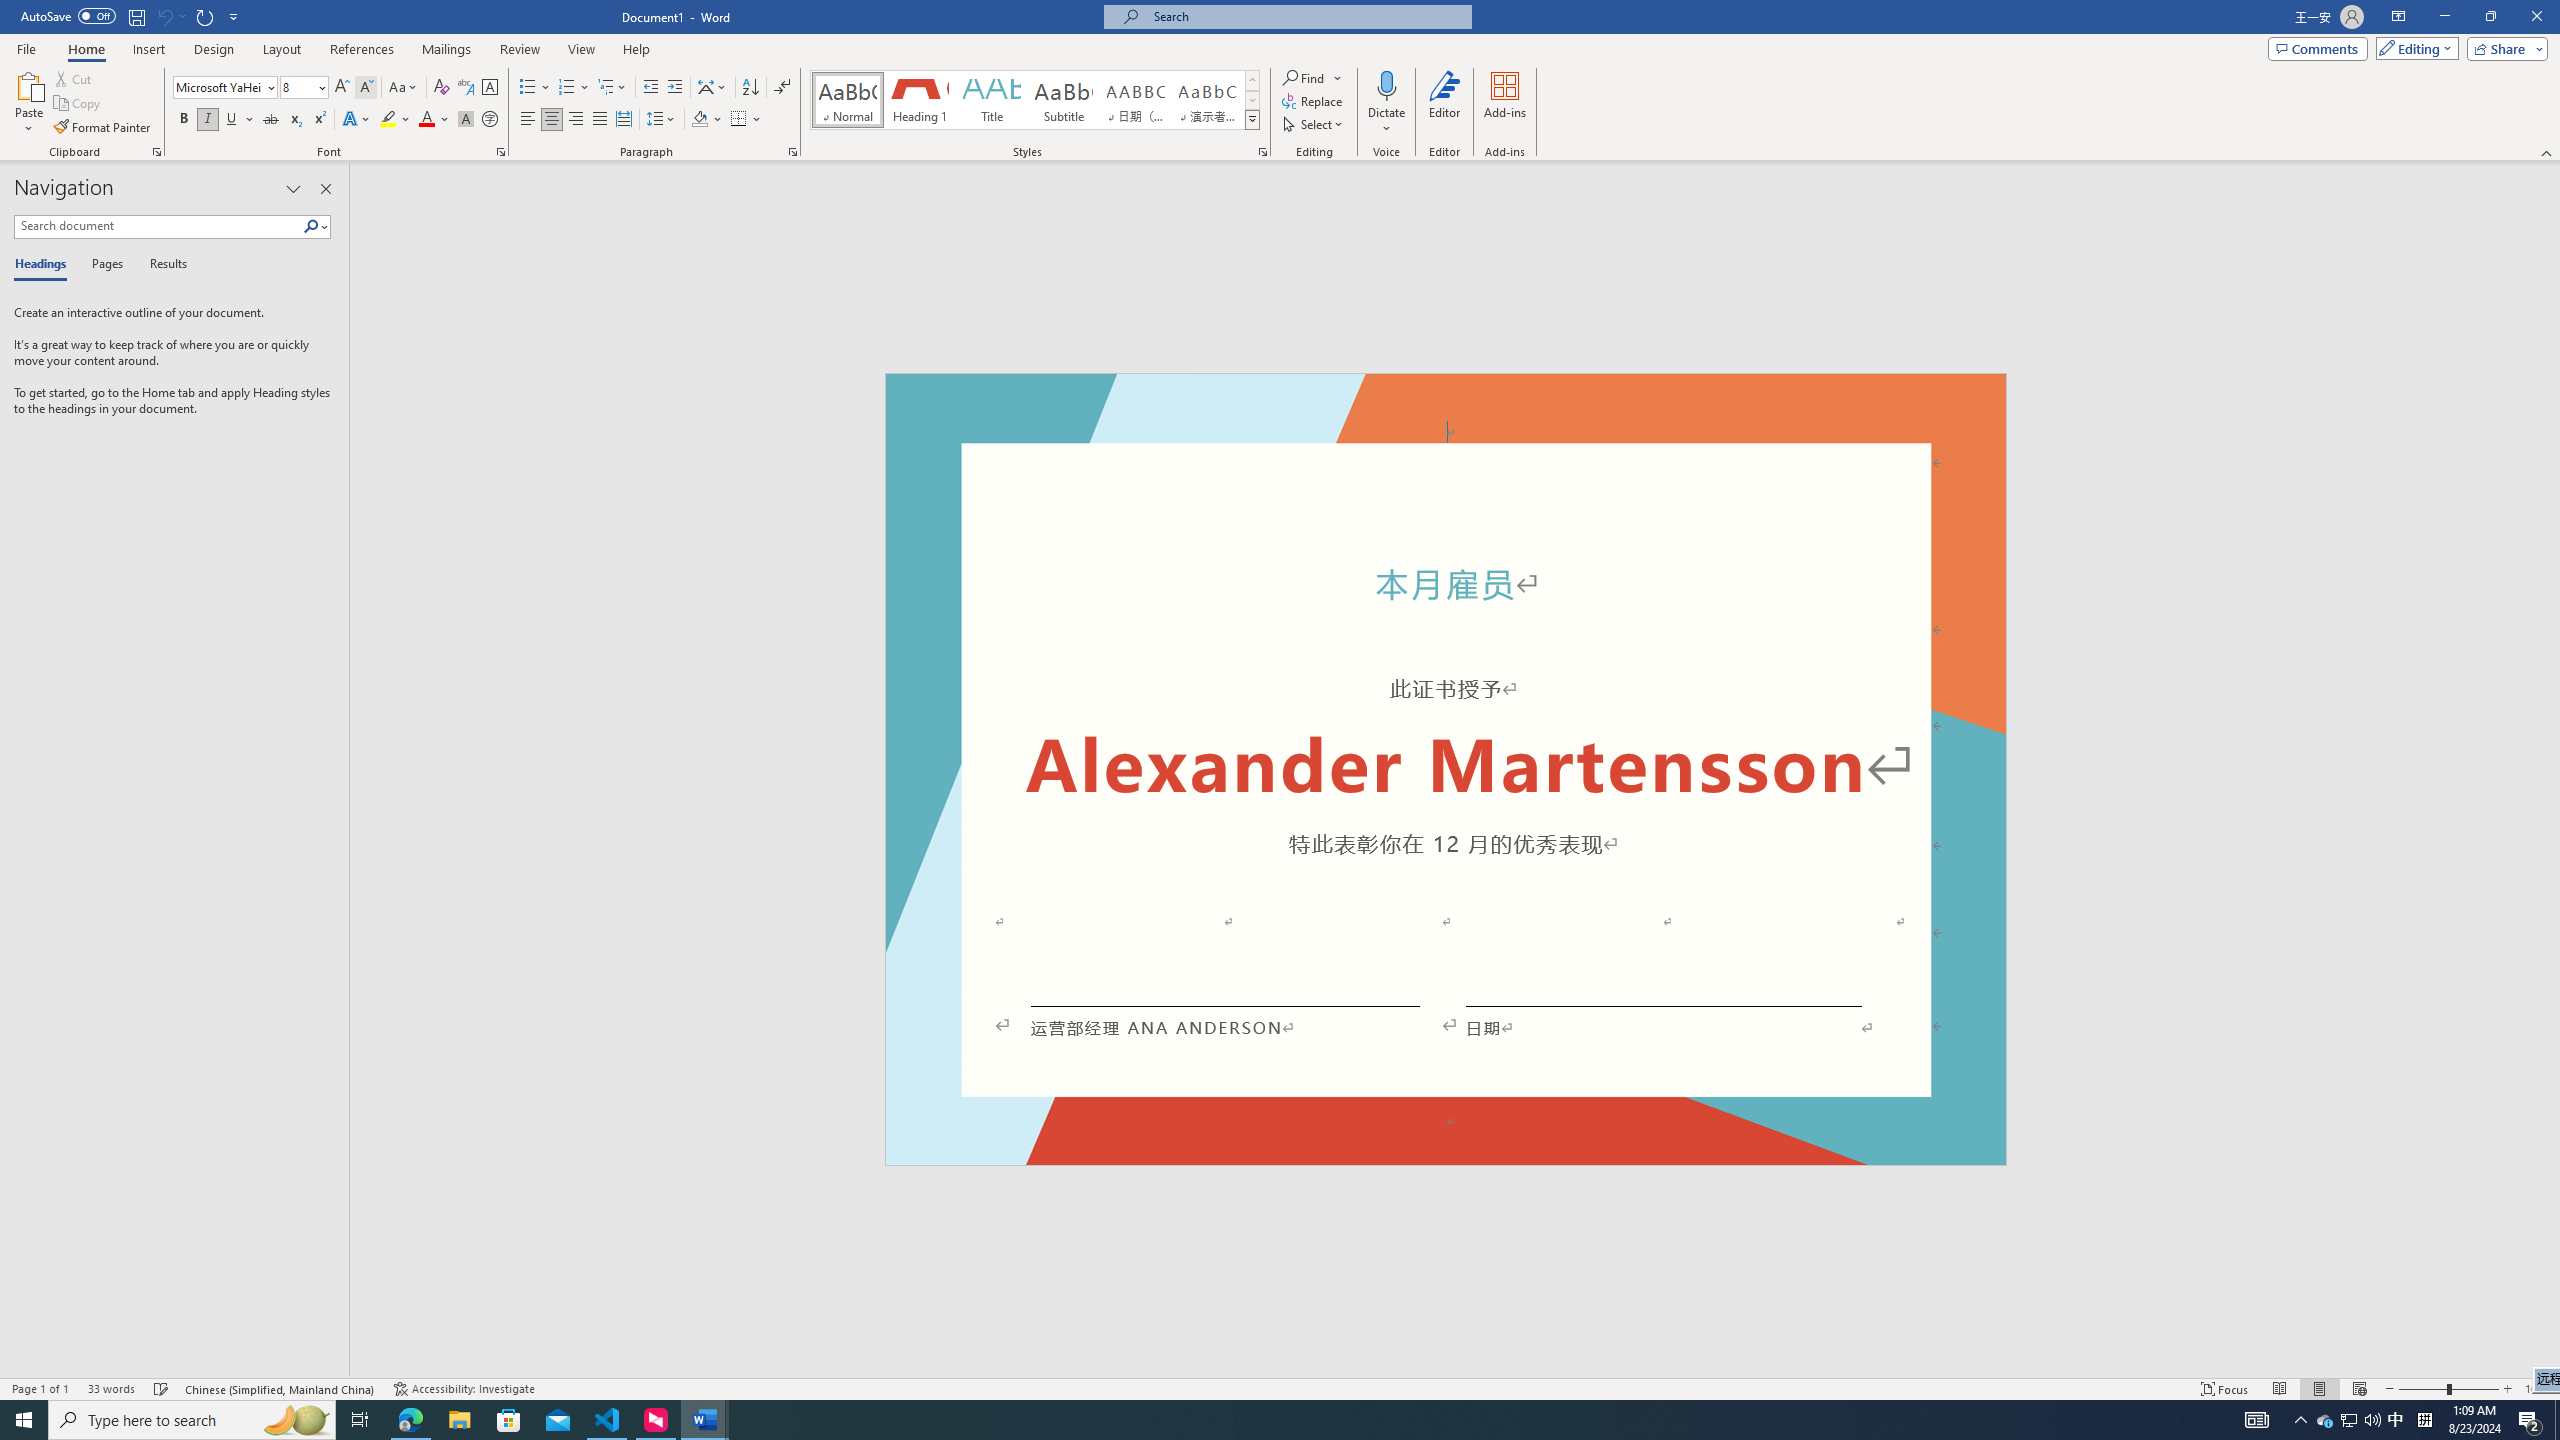 The width and height of the screenshot is (2560, 1440). What do you see at coordinates (1386, 84) in the screenshot?
I see `'Dictate'` at bounding box center [1386, 84].